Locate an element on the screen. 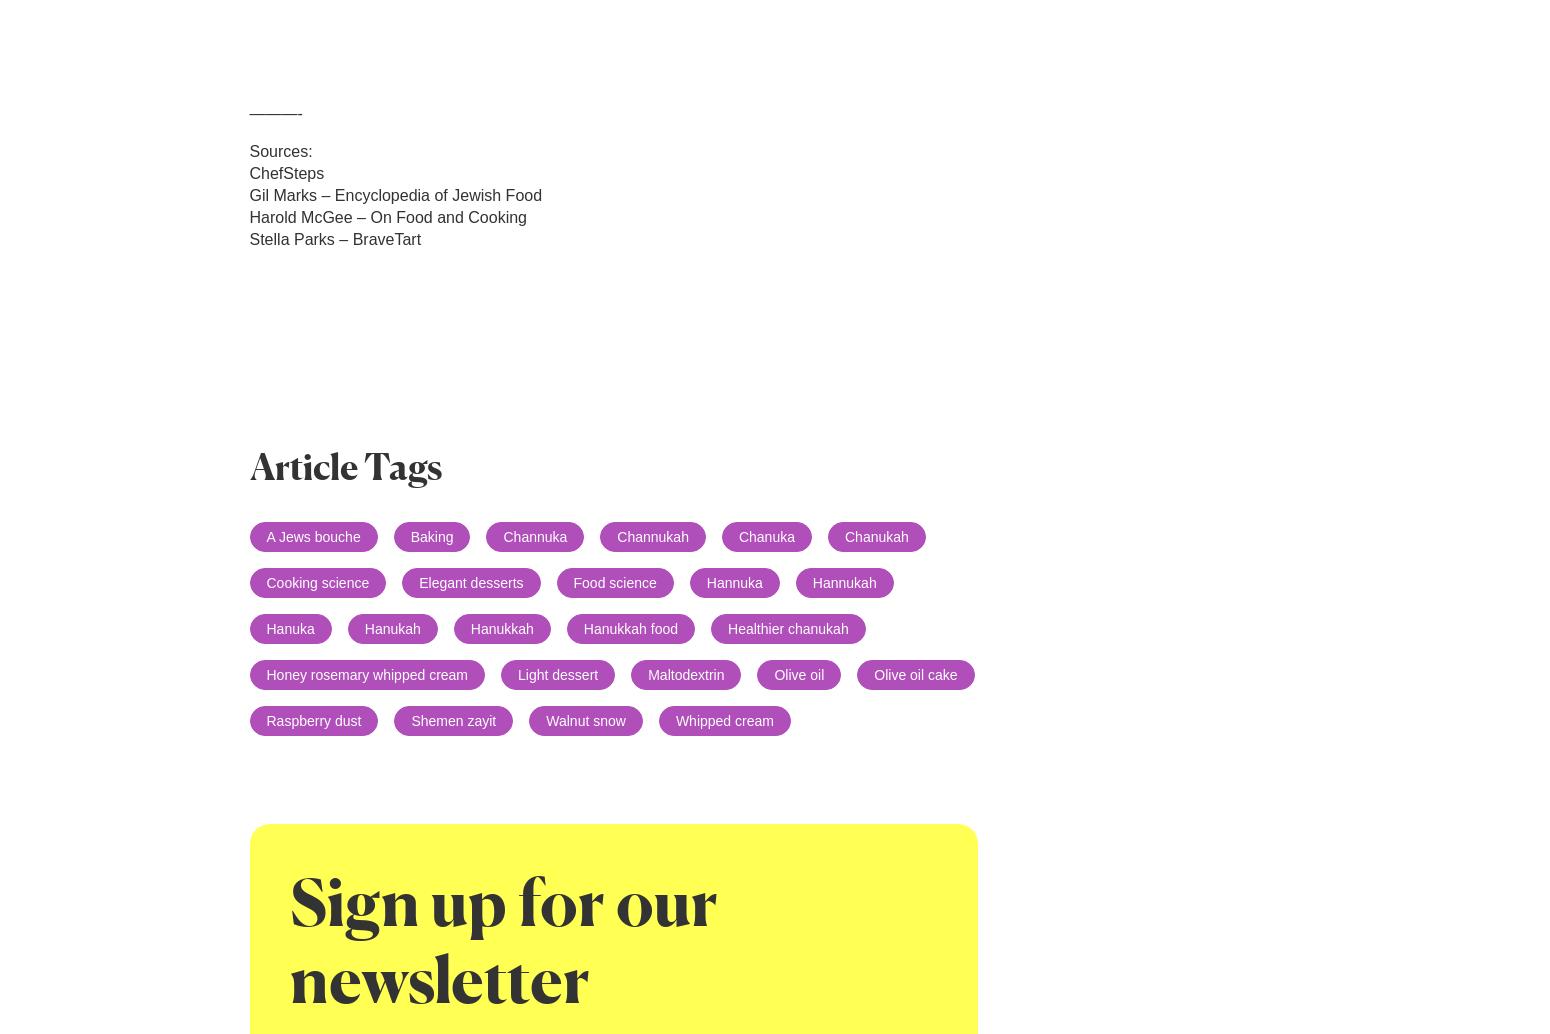  'Elegant desserts' is located at coordinates (470, 582).